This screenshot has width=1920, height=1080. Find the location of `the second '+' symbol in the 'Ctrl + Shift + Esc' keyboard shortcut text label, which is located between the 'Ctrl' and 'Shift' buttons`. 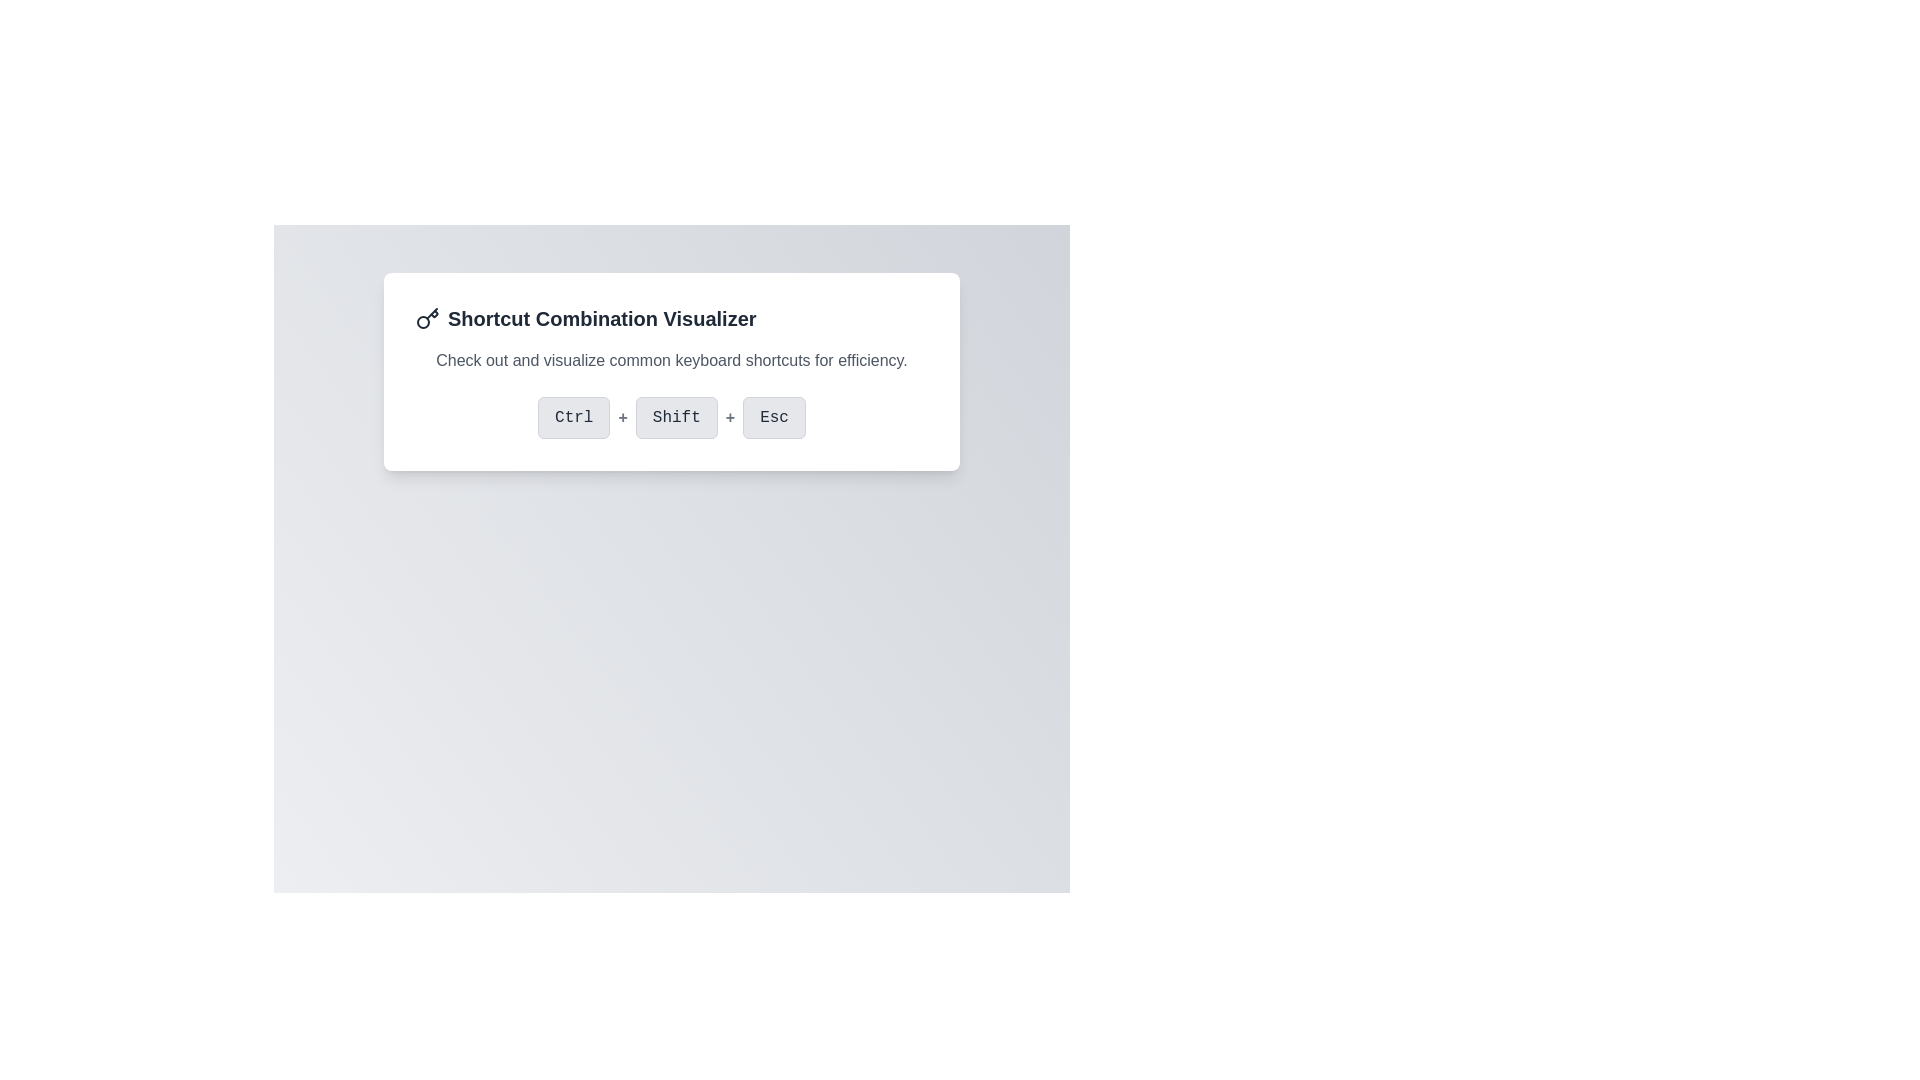

the second '+' symbol in the 'Ctrl + Shift + Esc' keyboard shortcut text label, which is located between the 'Ctrl' and 'Shift' buttons is located at coordinates (622, 416).